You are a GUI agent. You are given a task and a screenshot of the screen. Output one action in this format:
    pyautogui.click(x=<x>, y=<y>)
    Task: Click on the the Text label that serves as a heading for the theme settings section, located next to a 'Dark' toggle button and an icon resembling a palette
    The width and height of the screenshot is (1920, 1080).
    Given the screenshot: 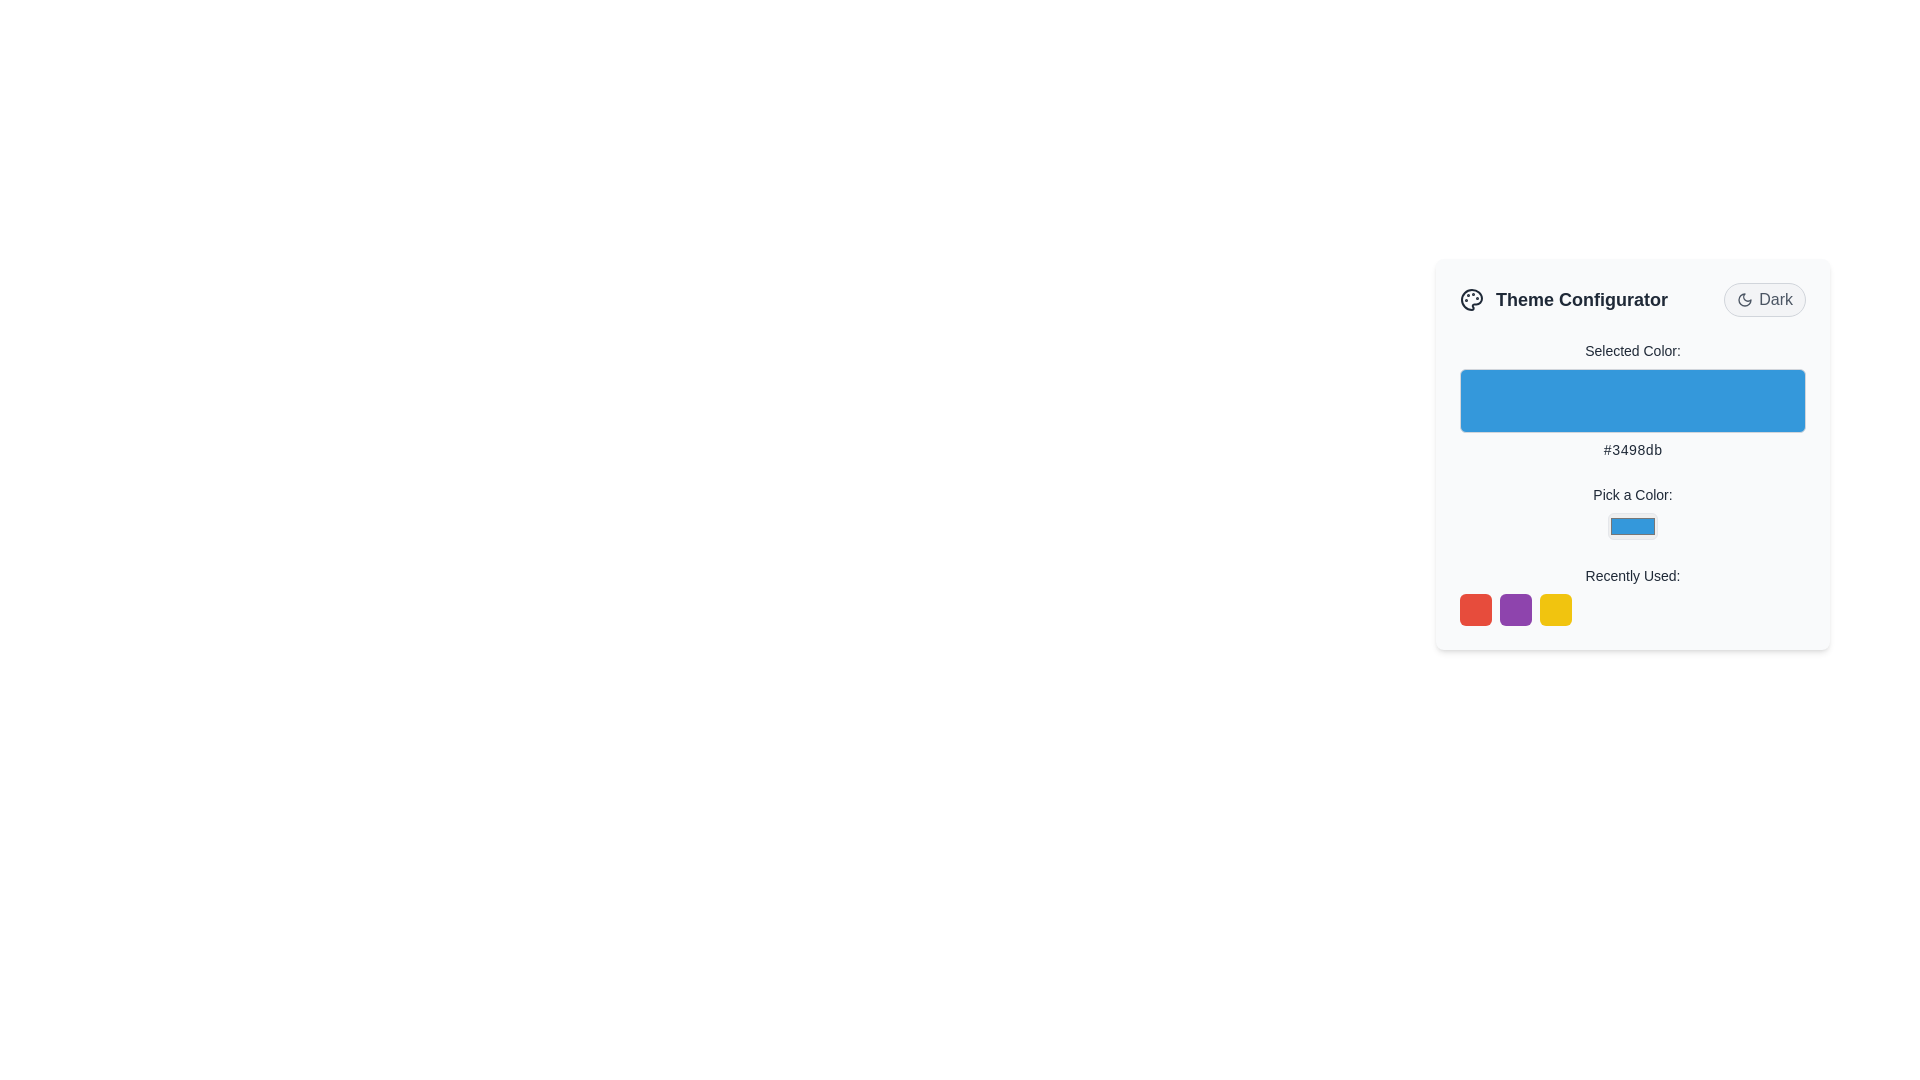 What is the action you would take?
    pyautogui.click(x=1581, y=300)
    